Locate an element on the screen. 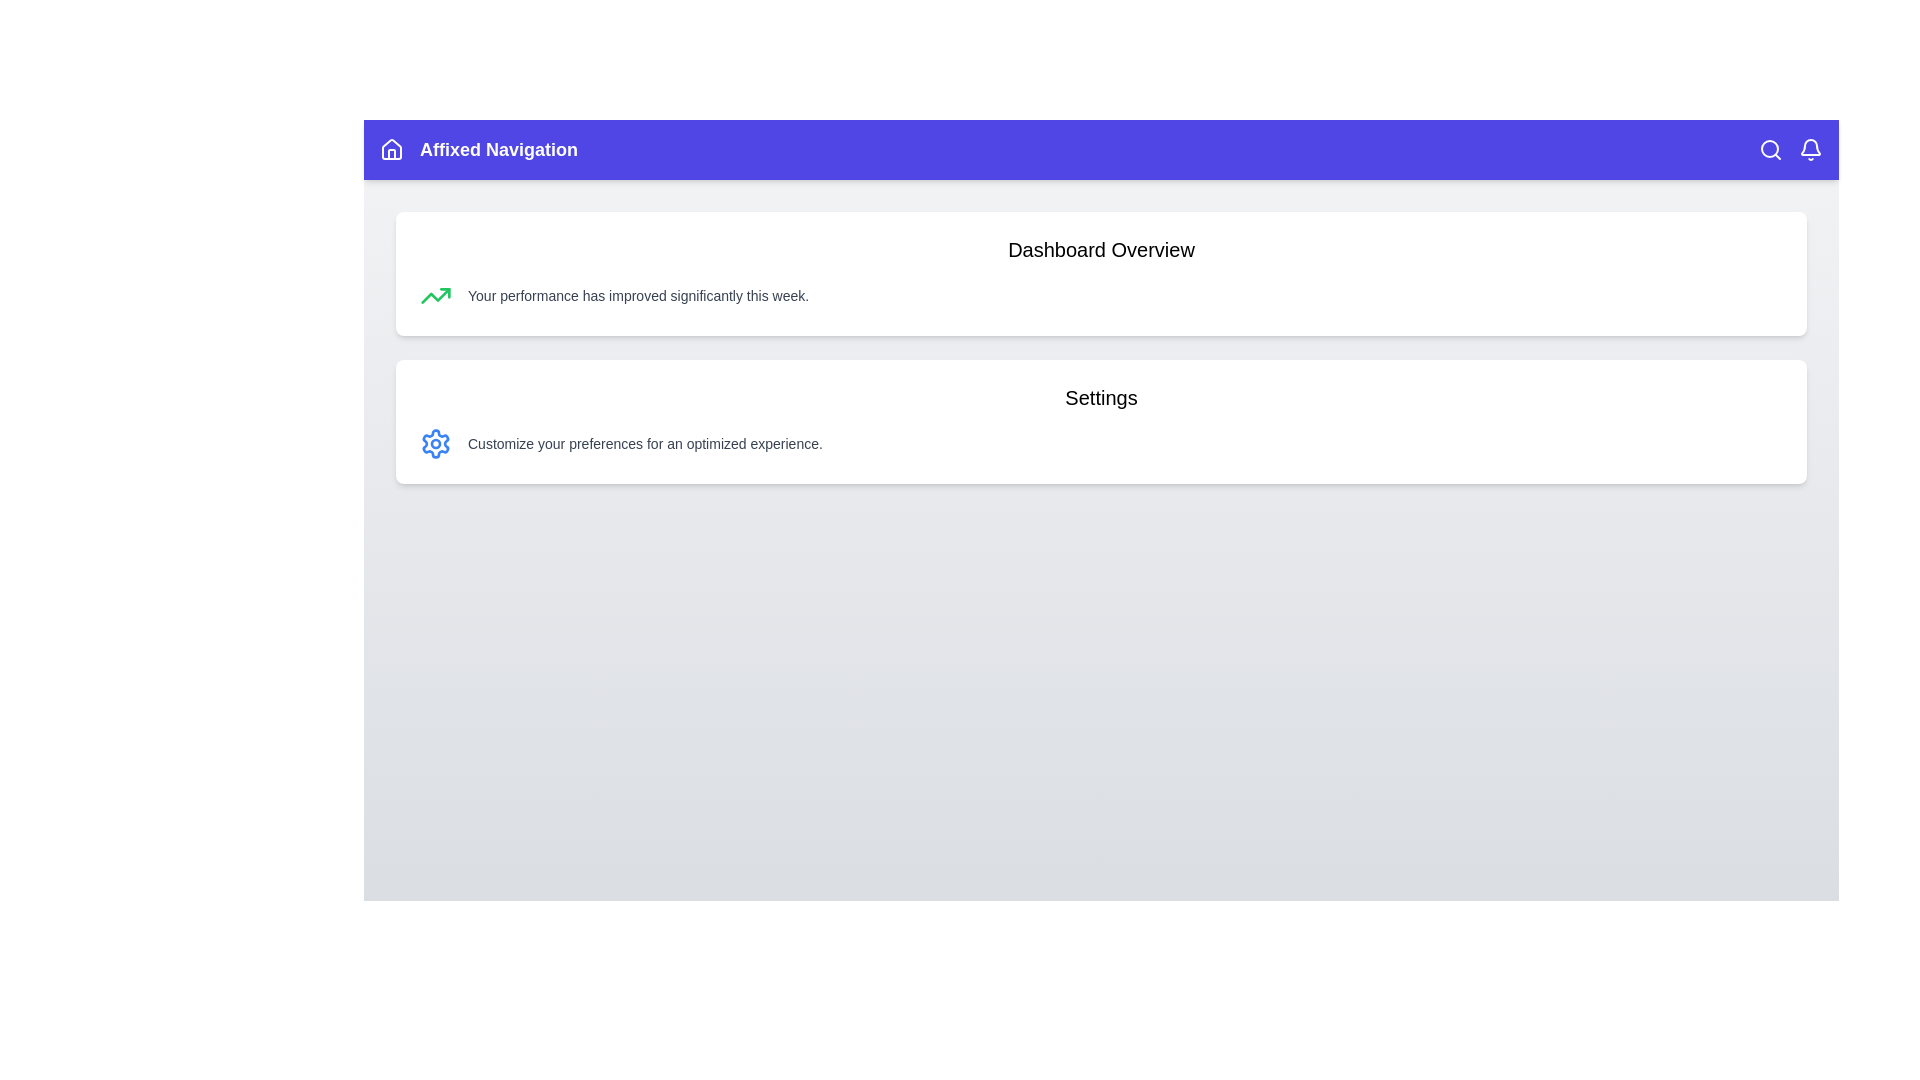  the house-shaped icon located at the beginning of the header section labeled 'Affixed Navigation' is located at coordinates (392, 149).